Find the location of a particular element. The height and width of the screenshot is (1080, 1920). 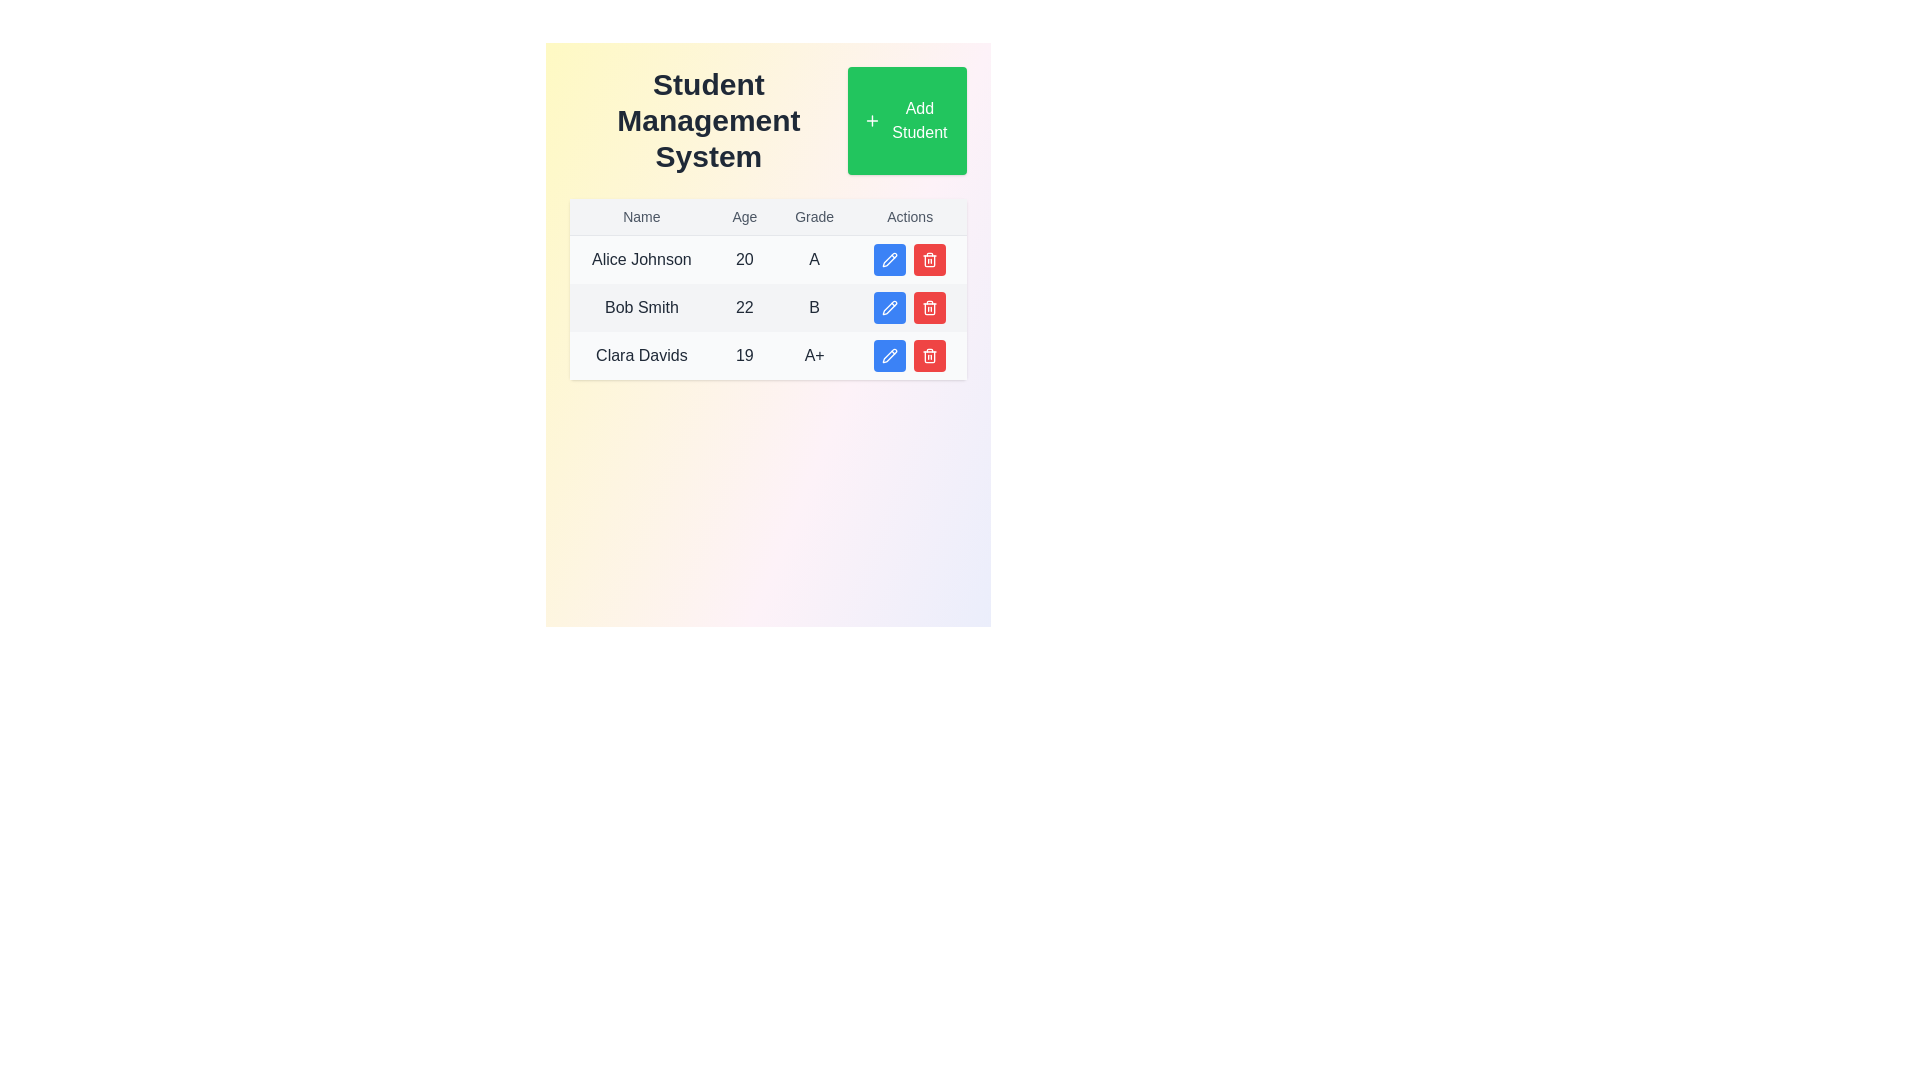

the bold gray 'B' text label in the 'Grade' column for 'Bob Smith' in the table is located at coordinates (814, 308).